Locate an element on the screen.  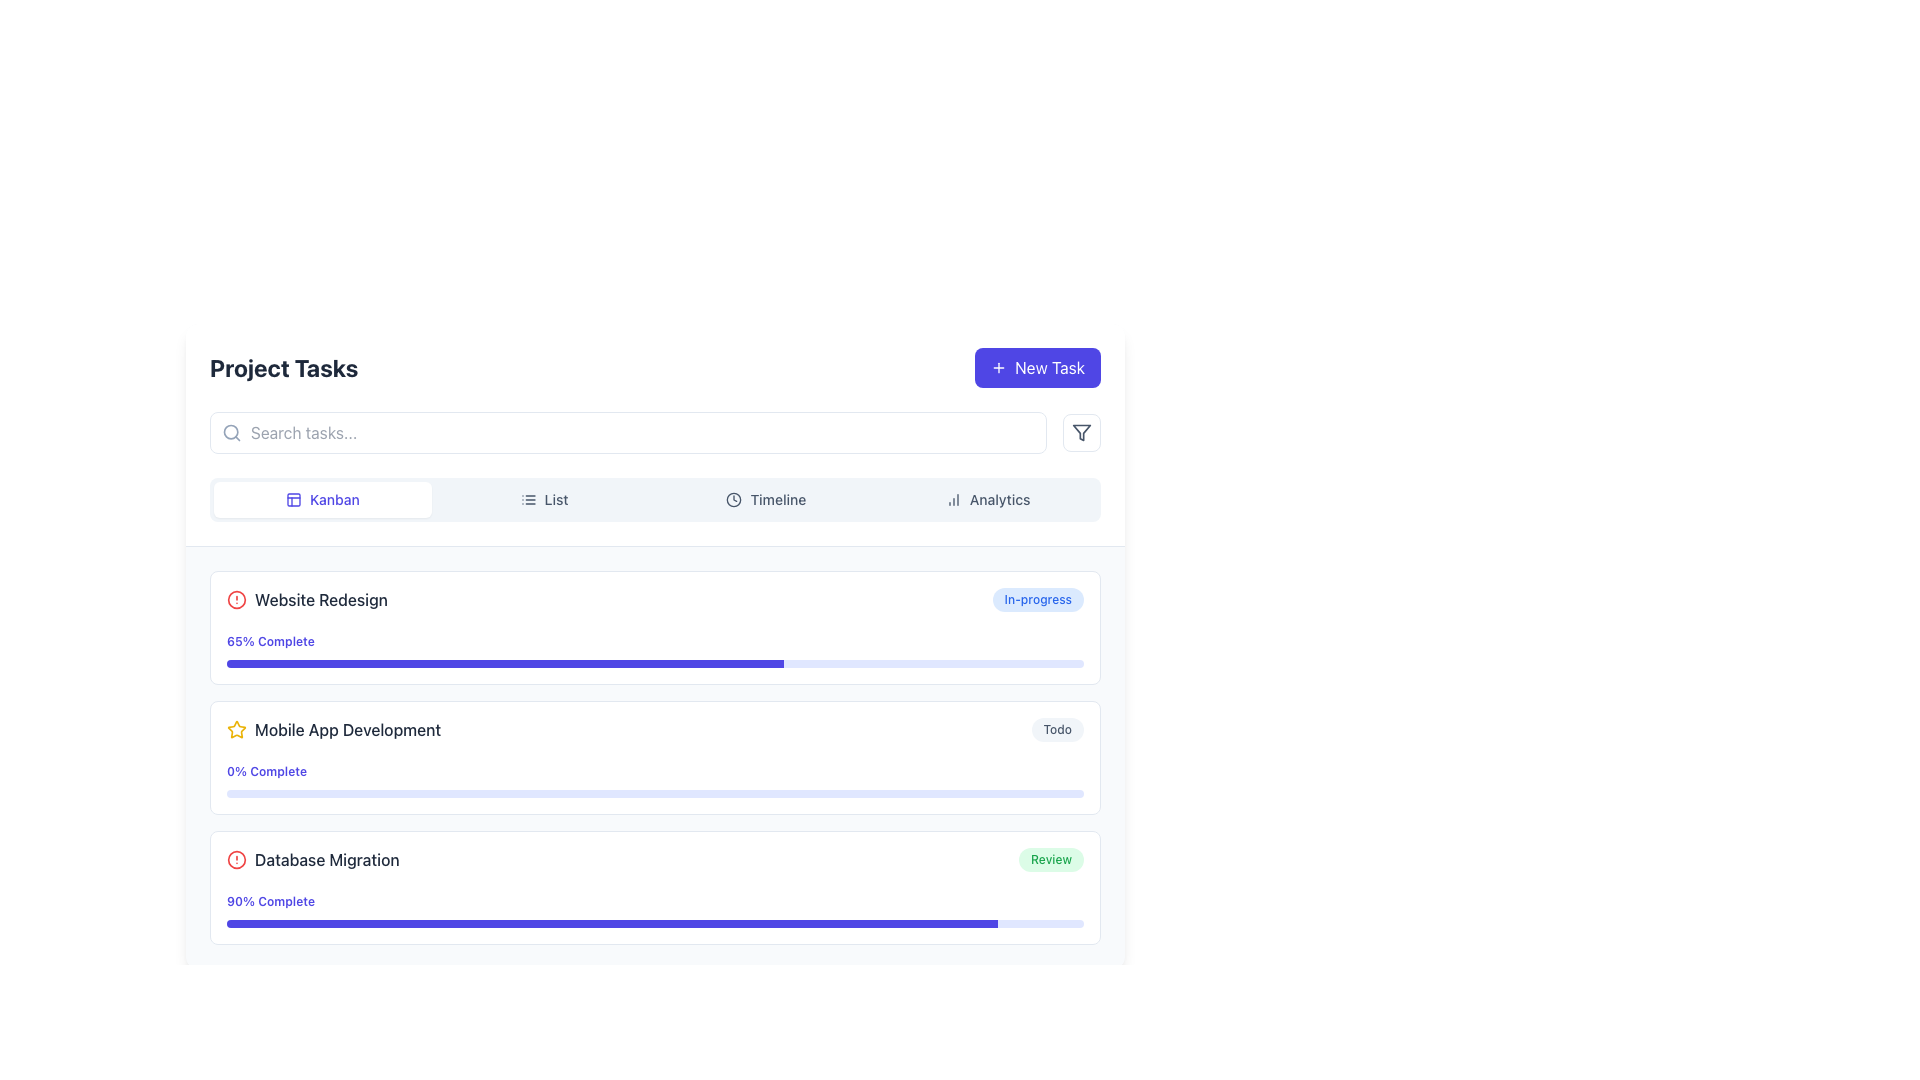
the text label displaying 'Website Redesign' which is in a medium-weight font and dark slate color, located in a task card section of a project management interface is located at coordinates (321, 599).